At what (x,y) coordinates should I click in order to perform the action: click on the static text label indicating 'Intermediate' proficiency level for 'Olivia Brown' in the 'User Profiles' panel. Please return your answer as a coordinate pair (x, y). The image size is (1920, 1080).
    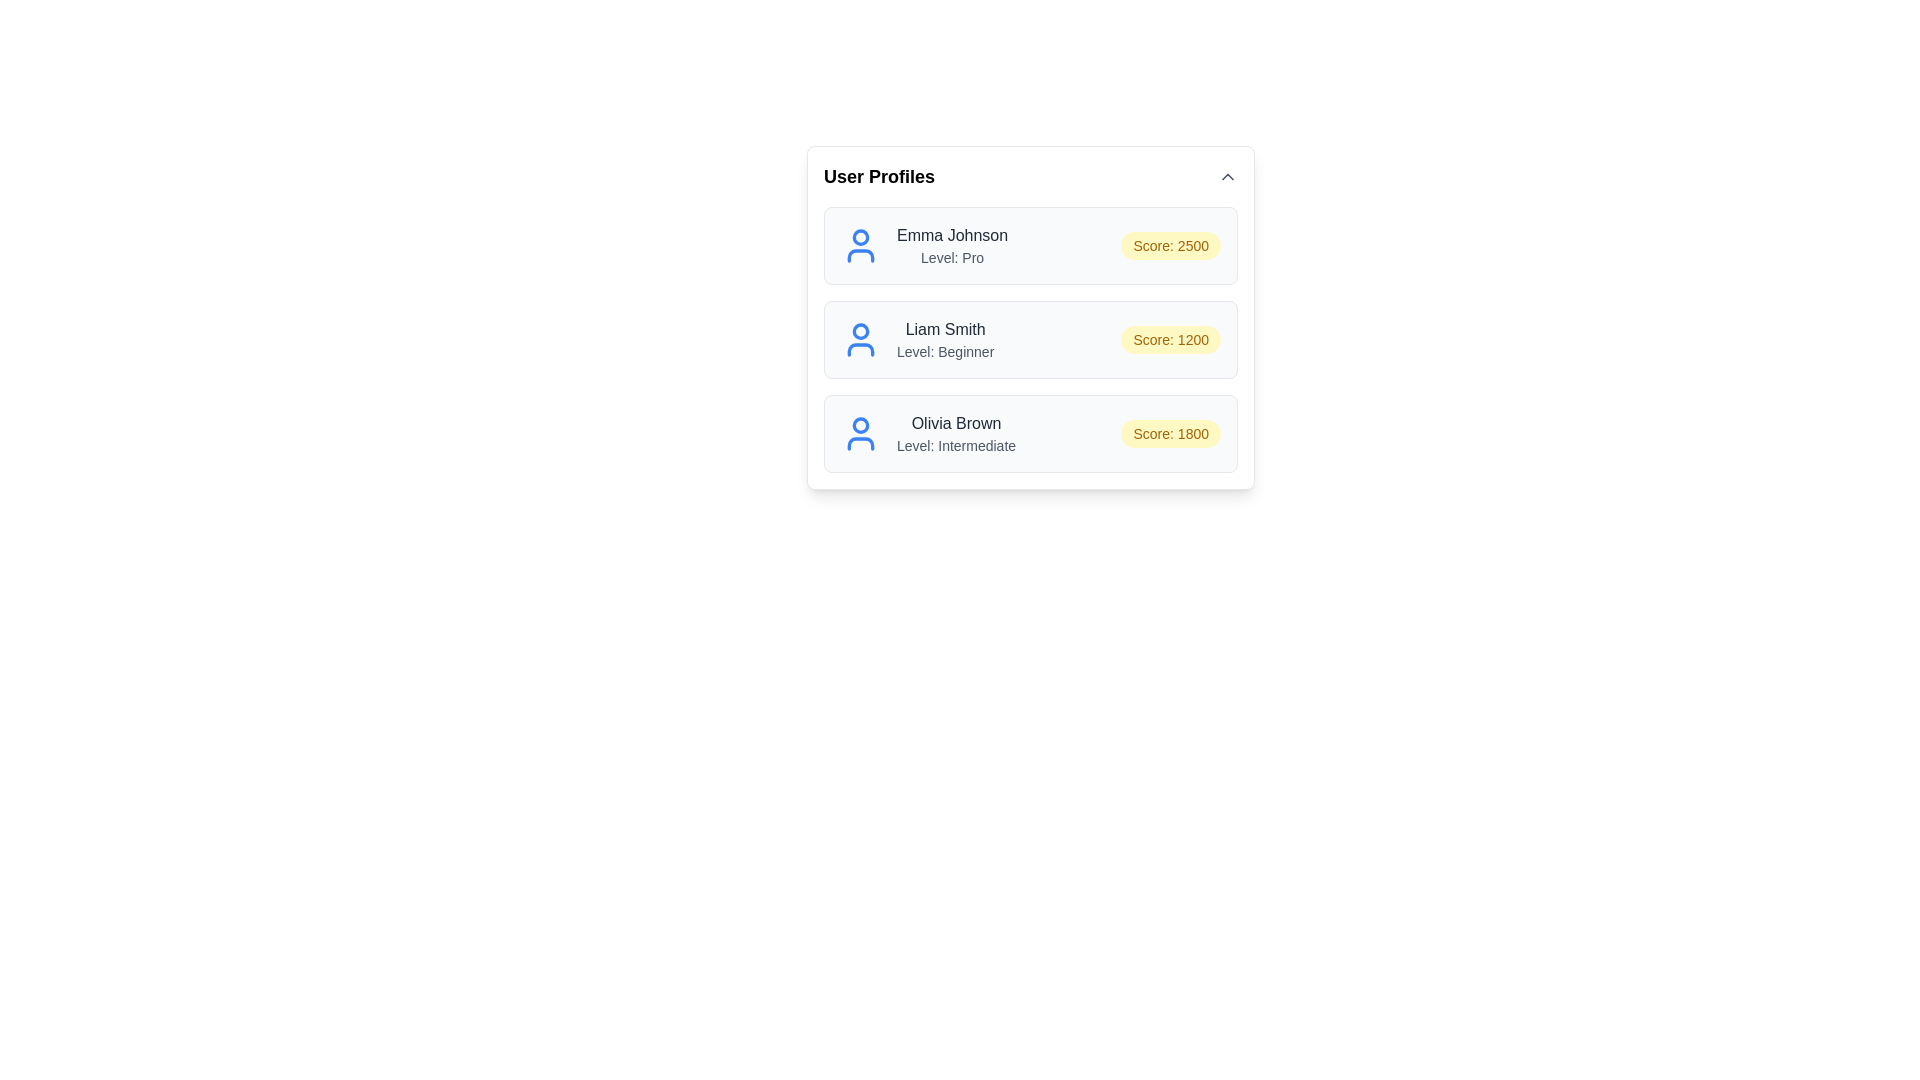
    Looking at the image, I should click on (955, 445).